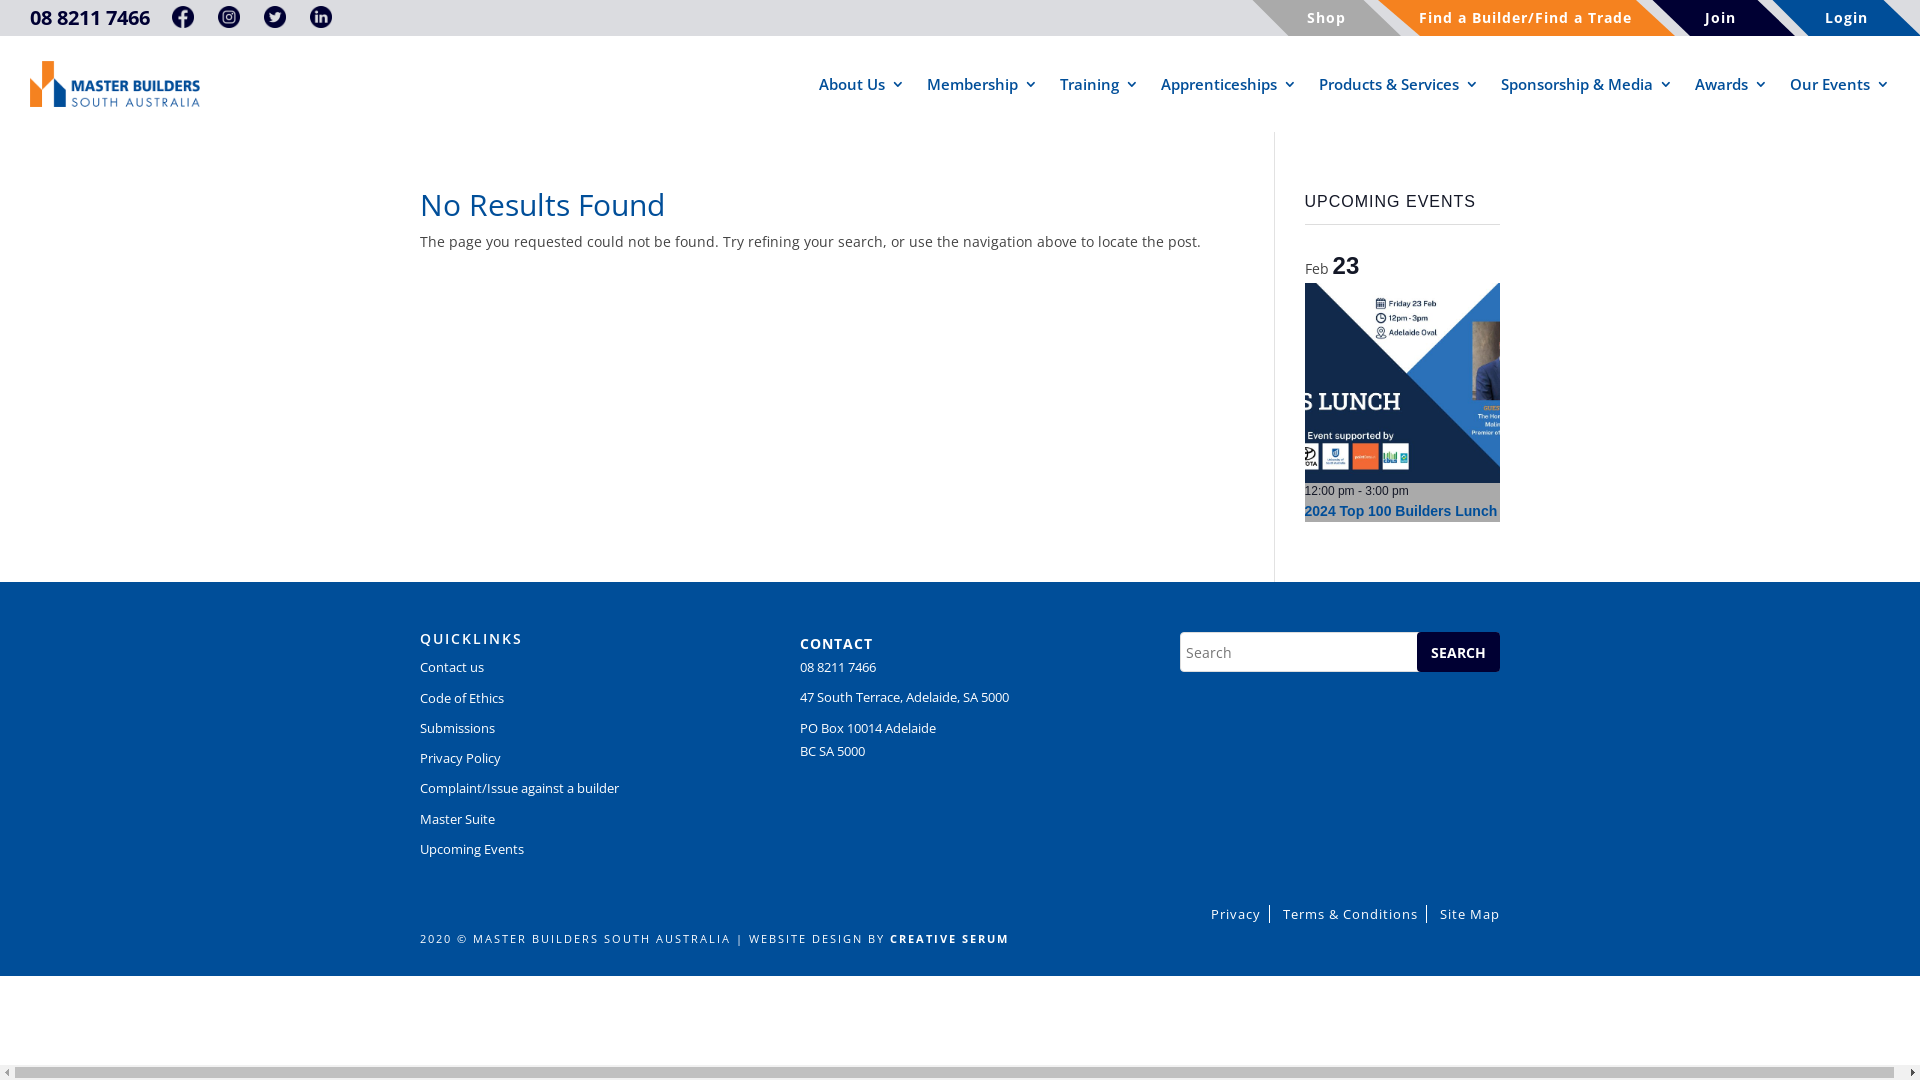 Image resolution: width=1920 pixels, height=1080 pixels. I want to click on '2024 Top 100 Builders Lunch', so click(1305, 510).